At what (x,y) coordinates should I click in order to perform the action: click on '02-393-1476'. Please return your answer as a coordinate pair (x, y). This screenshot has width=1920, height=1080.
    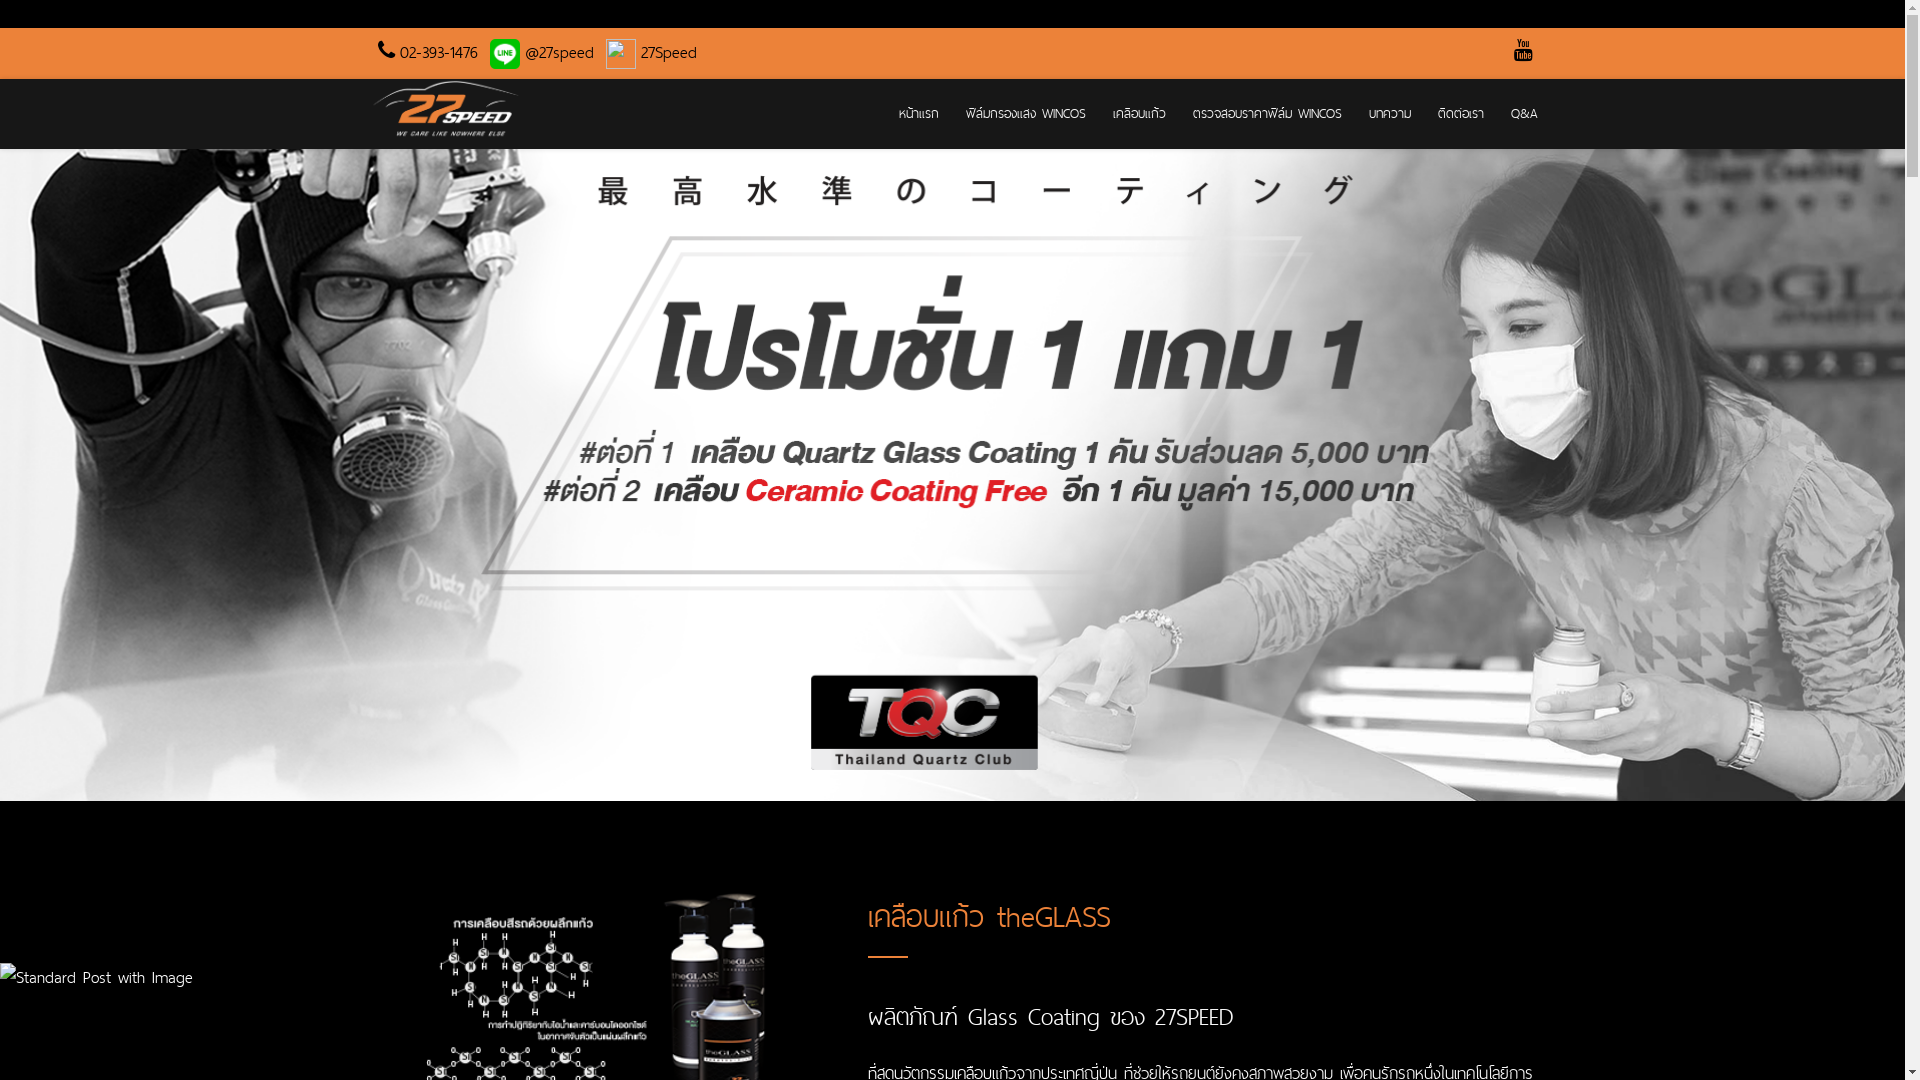
    Looking at the image, I should click on (421, 50).